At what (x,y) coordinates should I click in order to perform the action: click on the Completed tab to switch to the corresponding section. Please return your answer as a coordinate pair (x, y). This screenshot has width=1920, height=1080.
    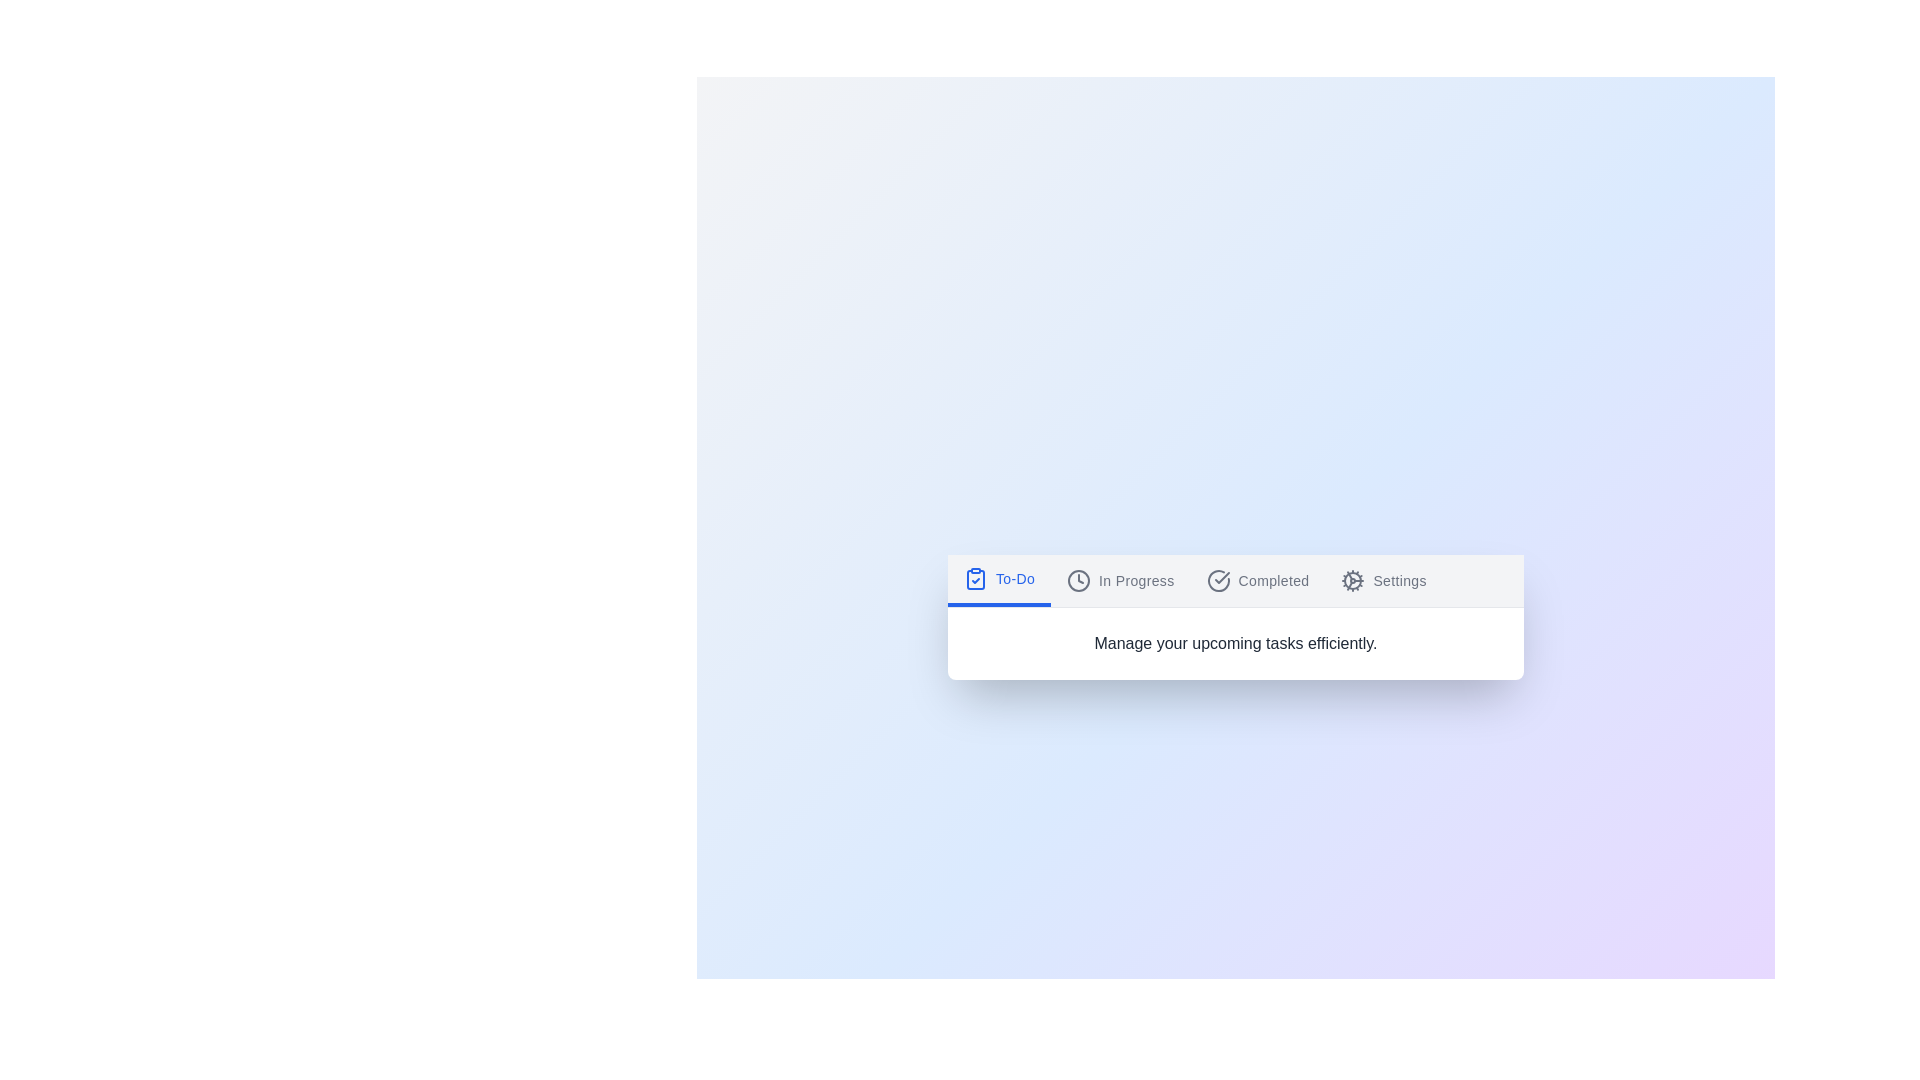
    Looking at the image, I should click on (1256, 580).